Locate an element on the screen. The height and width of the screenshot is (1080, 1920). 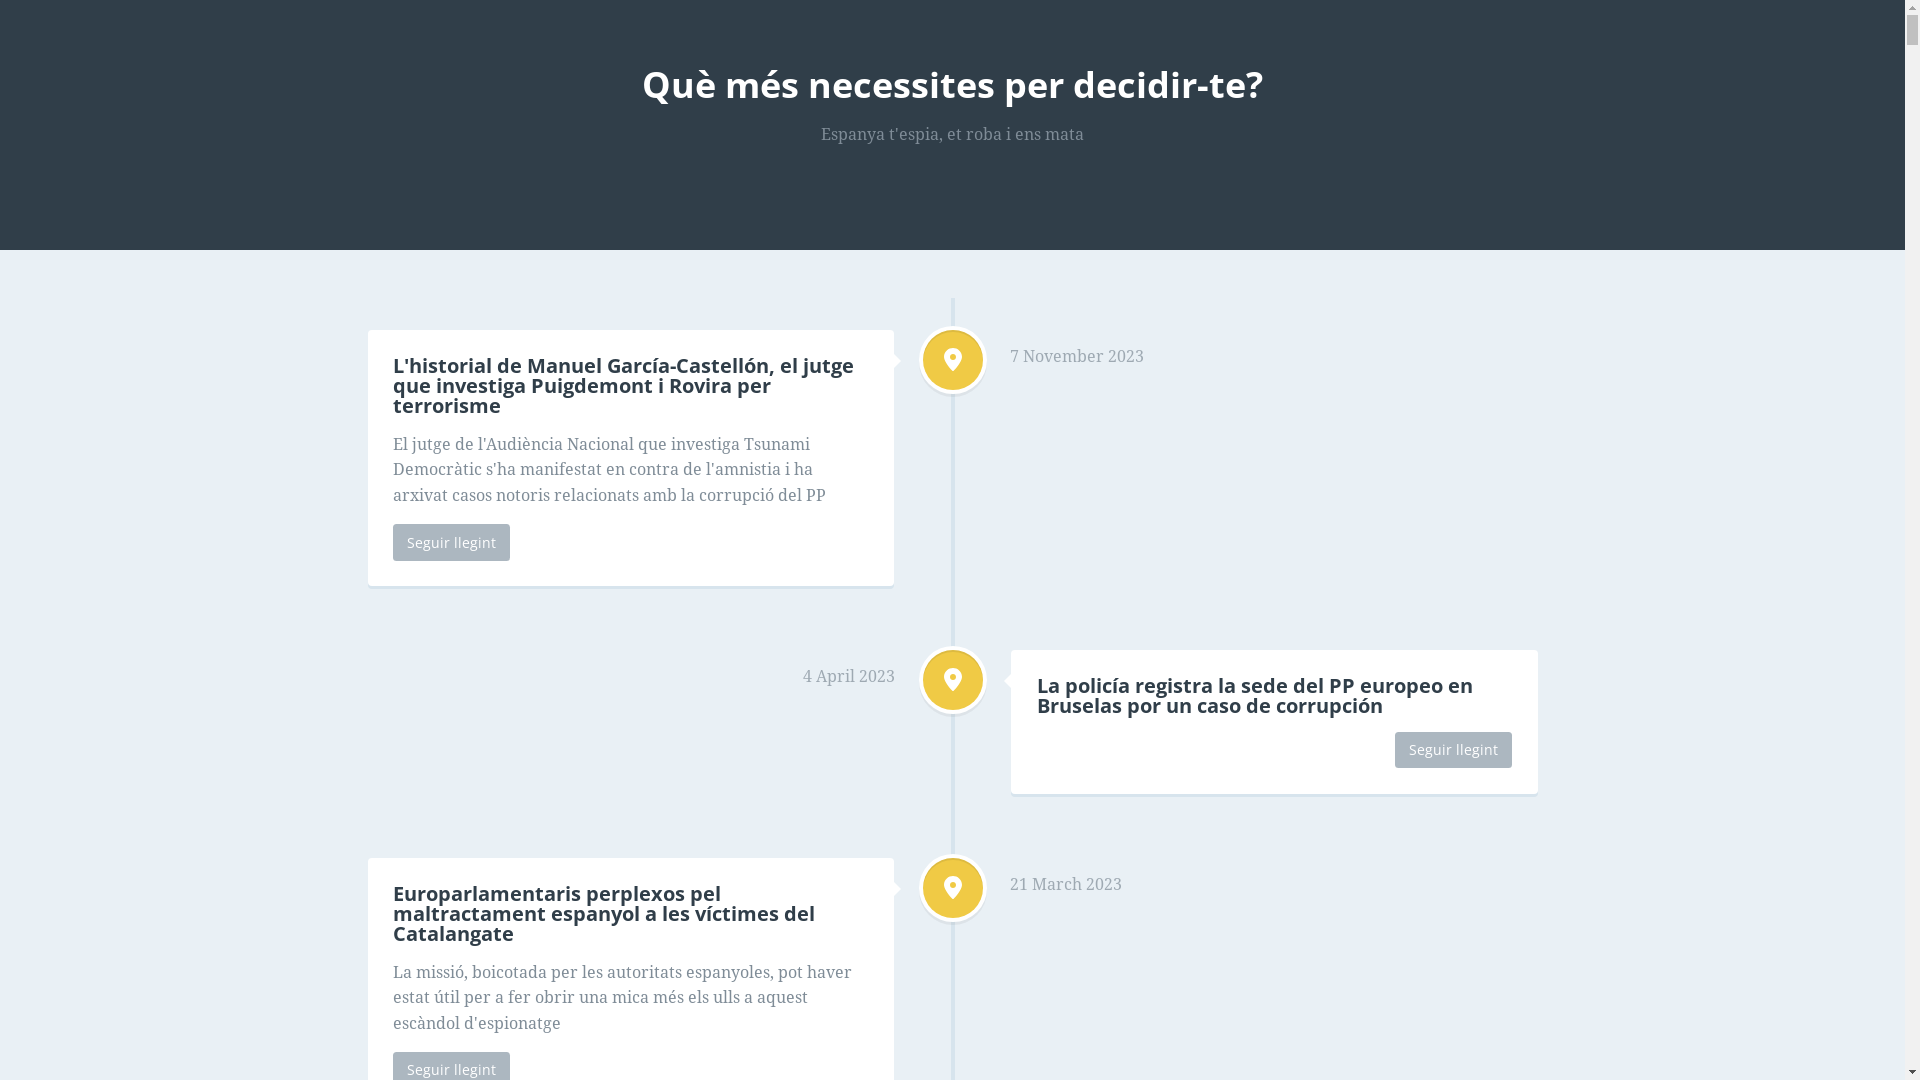
'Seguir llegint' is located at coordinates (1453, 749).